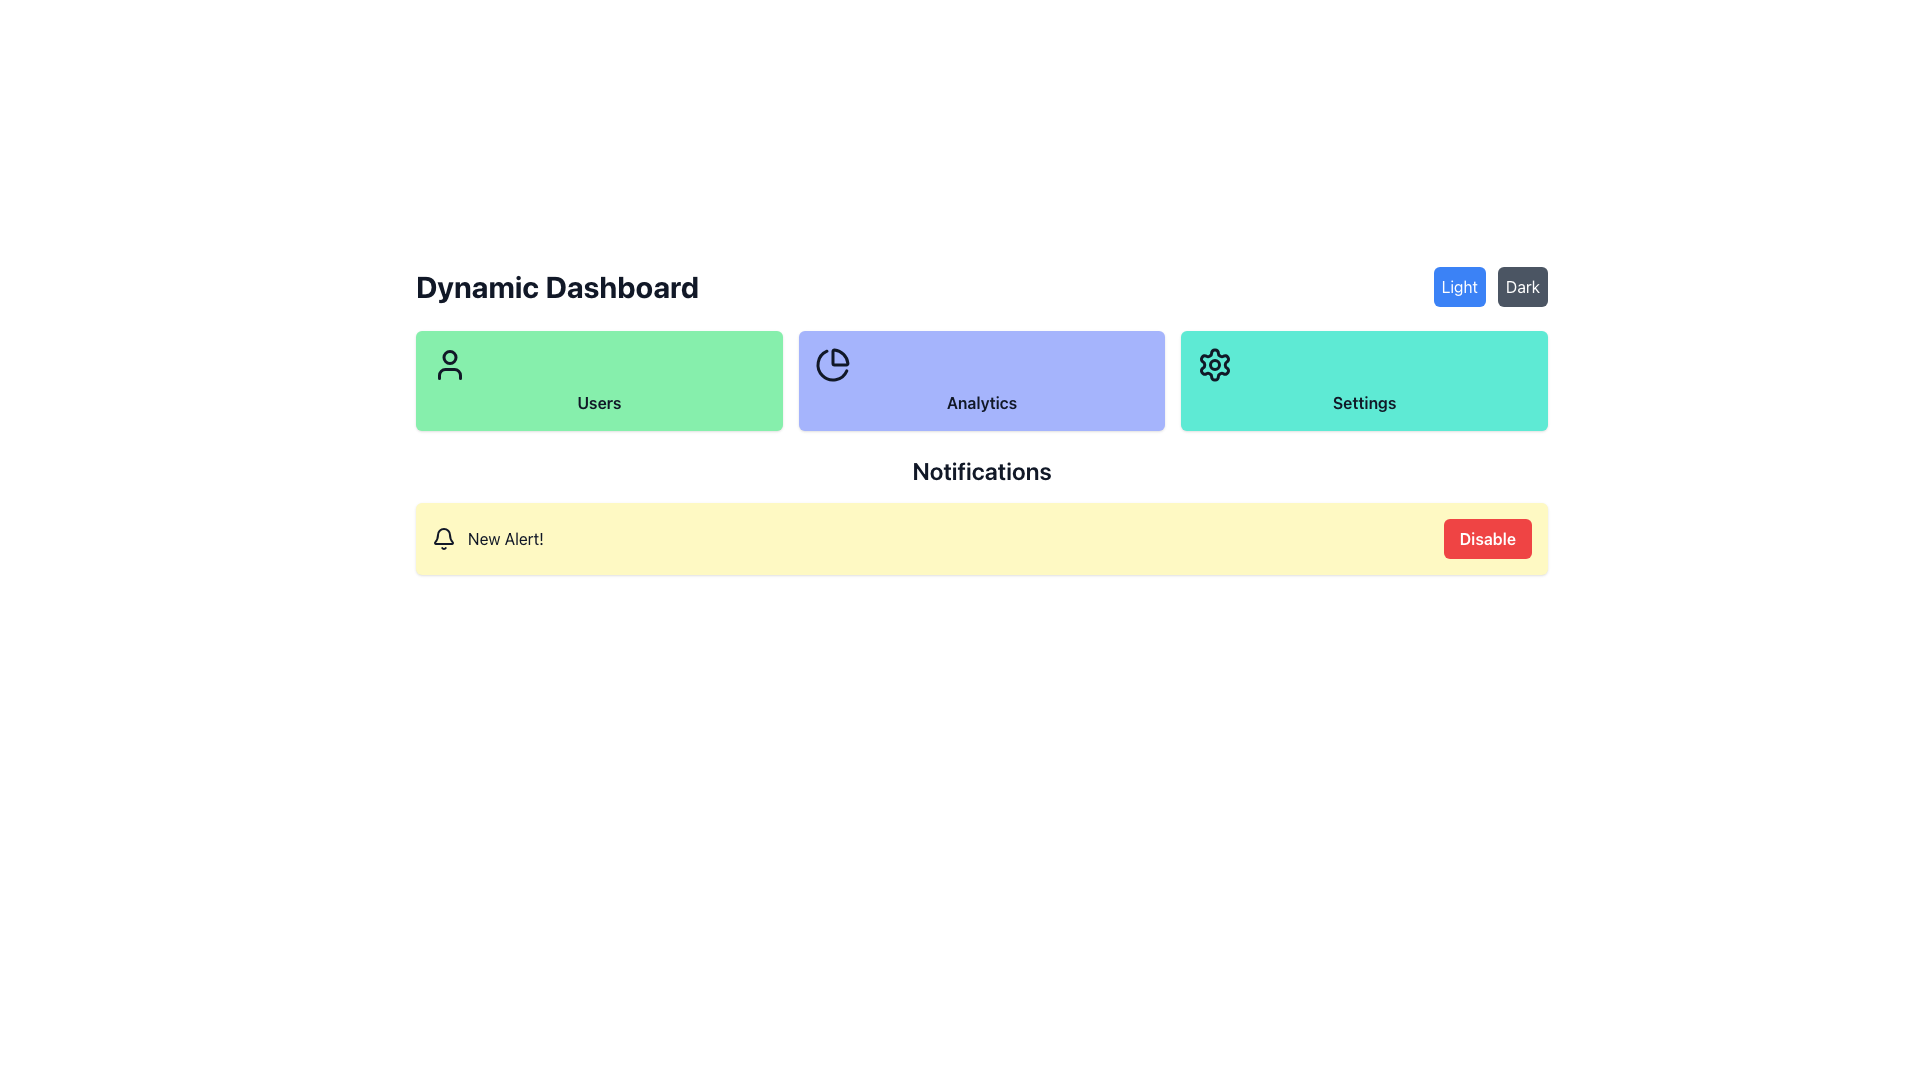  Describe the element at coordinates (982, 381) in the screenshot. I see `the analytics navigation button located between the 'Users' and 'Settings' tiles` at that location.